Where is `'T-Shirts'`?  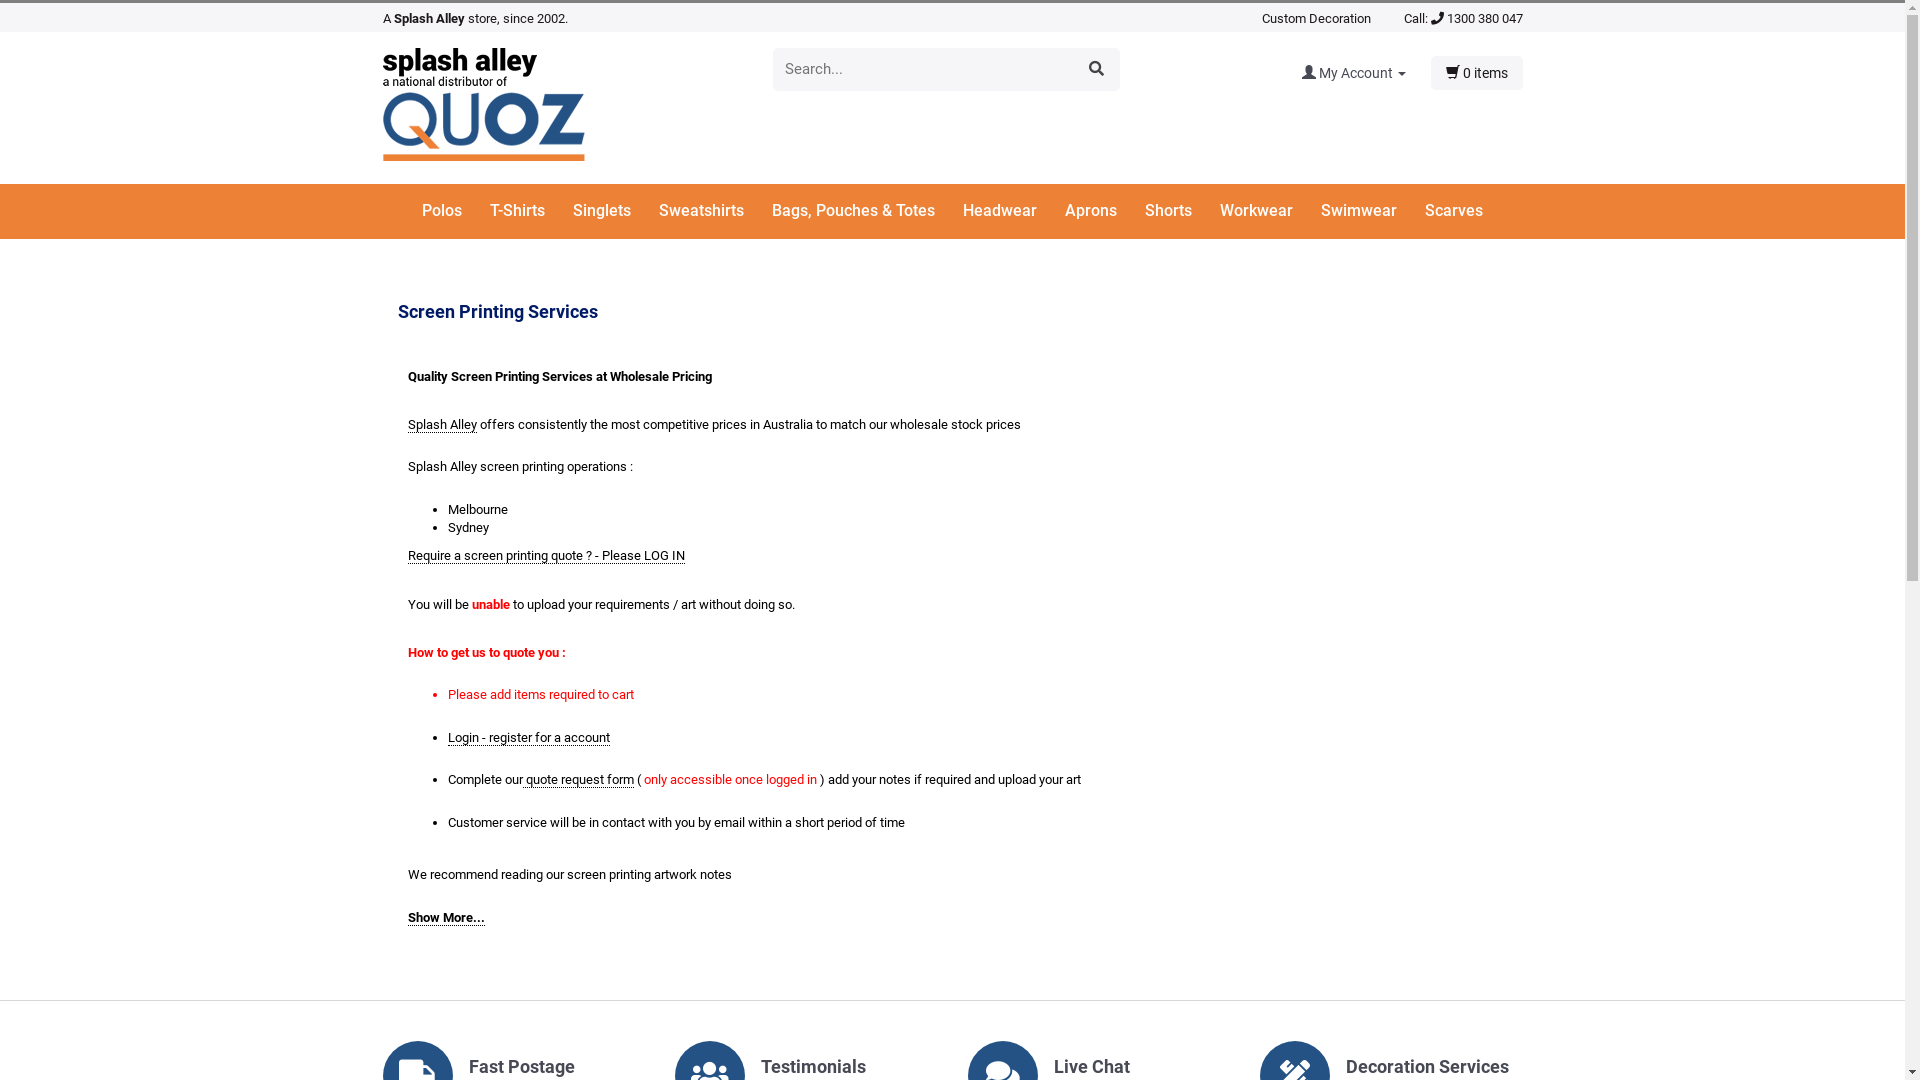
'T-Shirts' is located at coordinates (529, 211).